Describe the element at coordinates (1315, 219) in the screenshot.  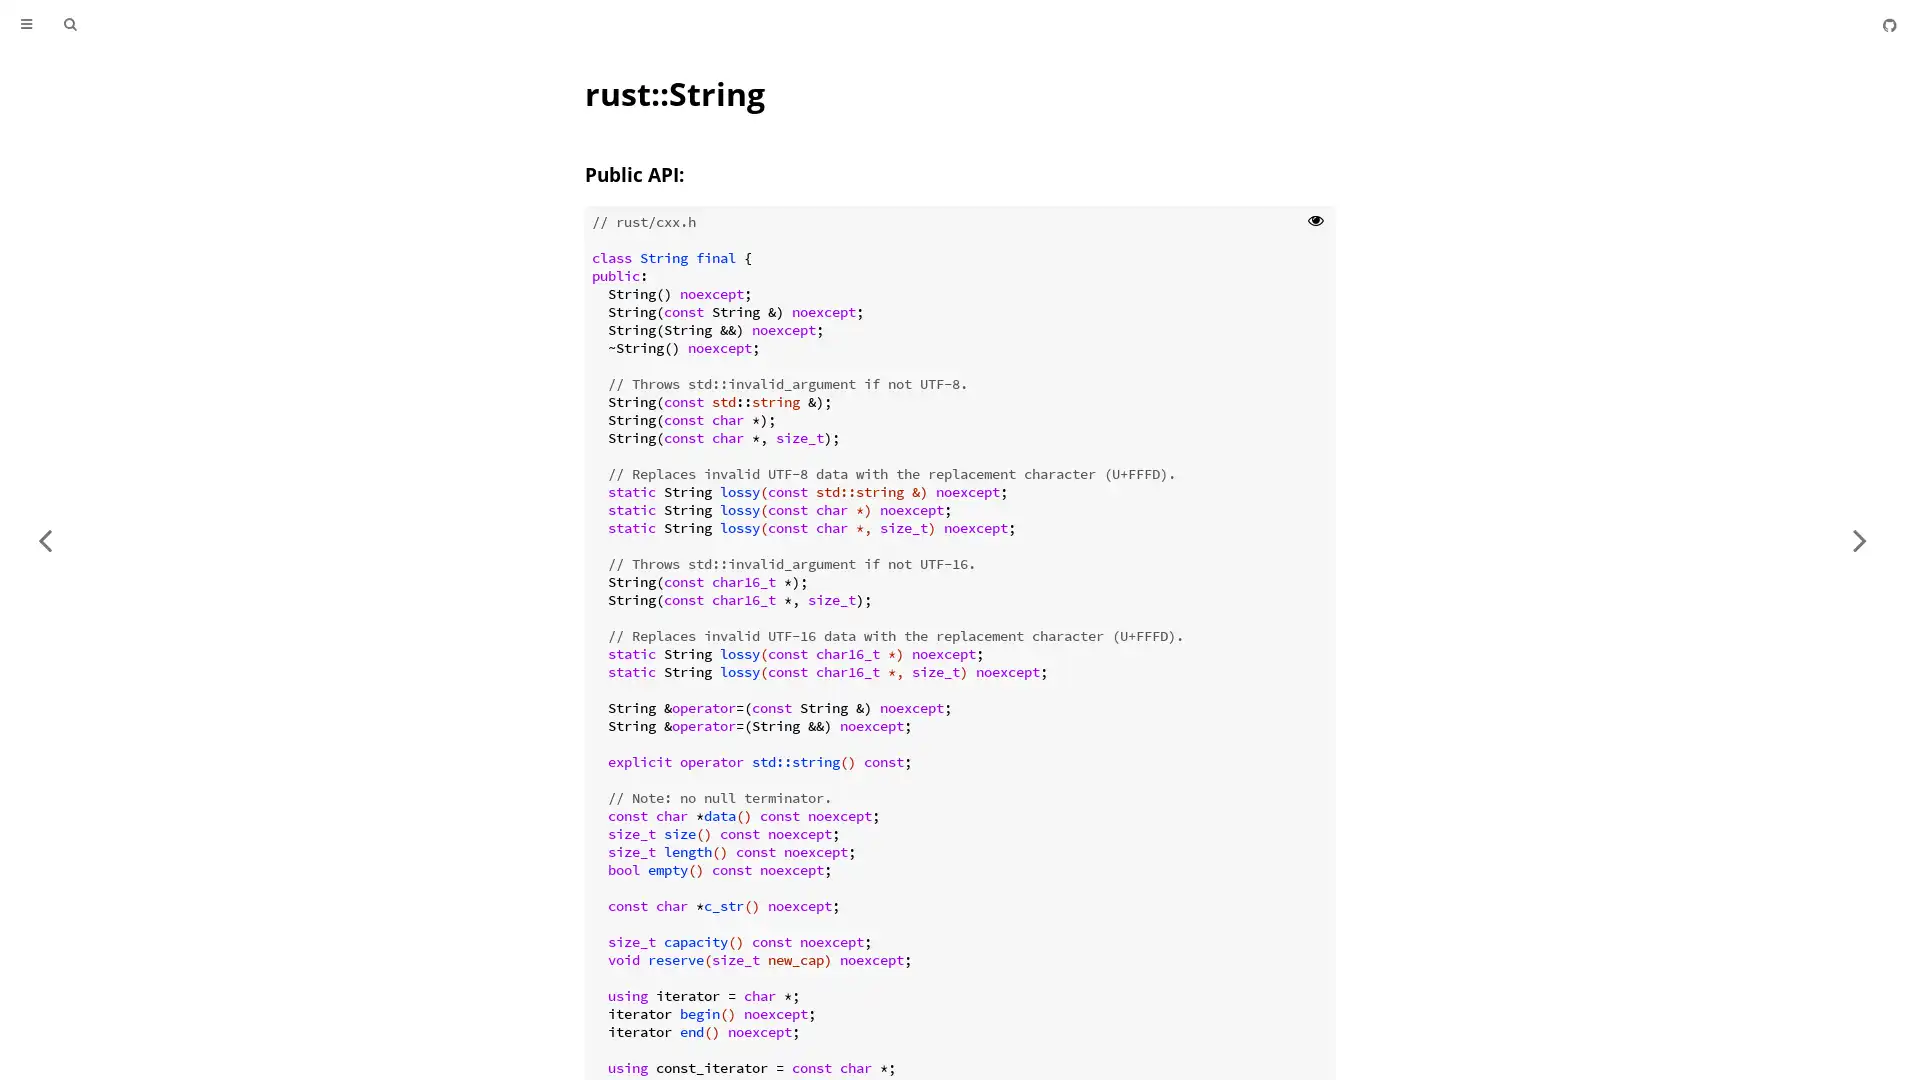
I see `Show hidden lines` at that location.